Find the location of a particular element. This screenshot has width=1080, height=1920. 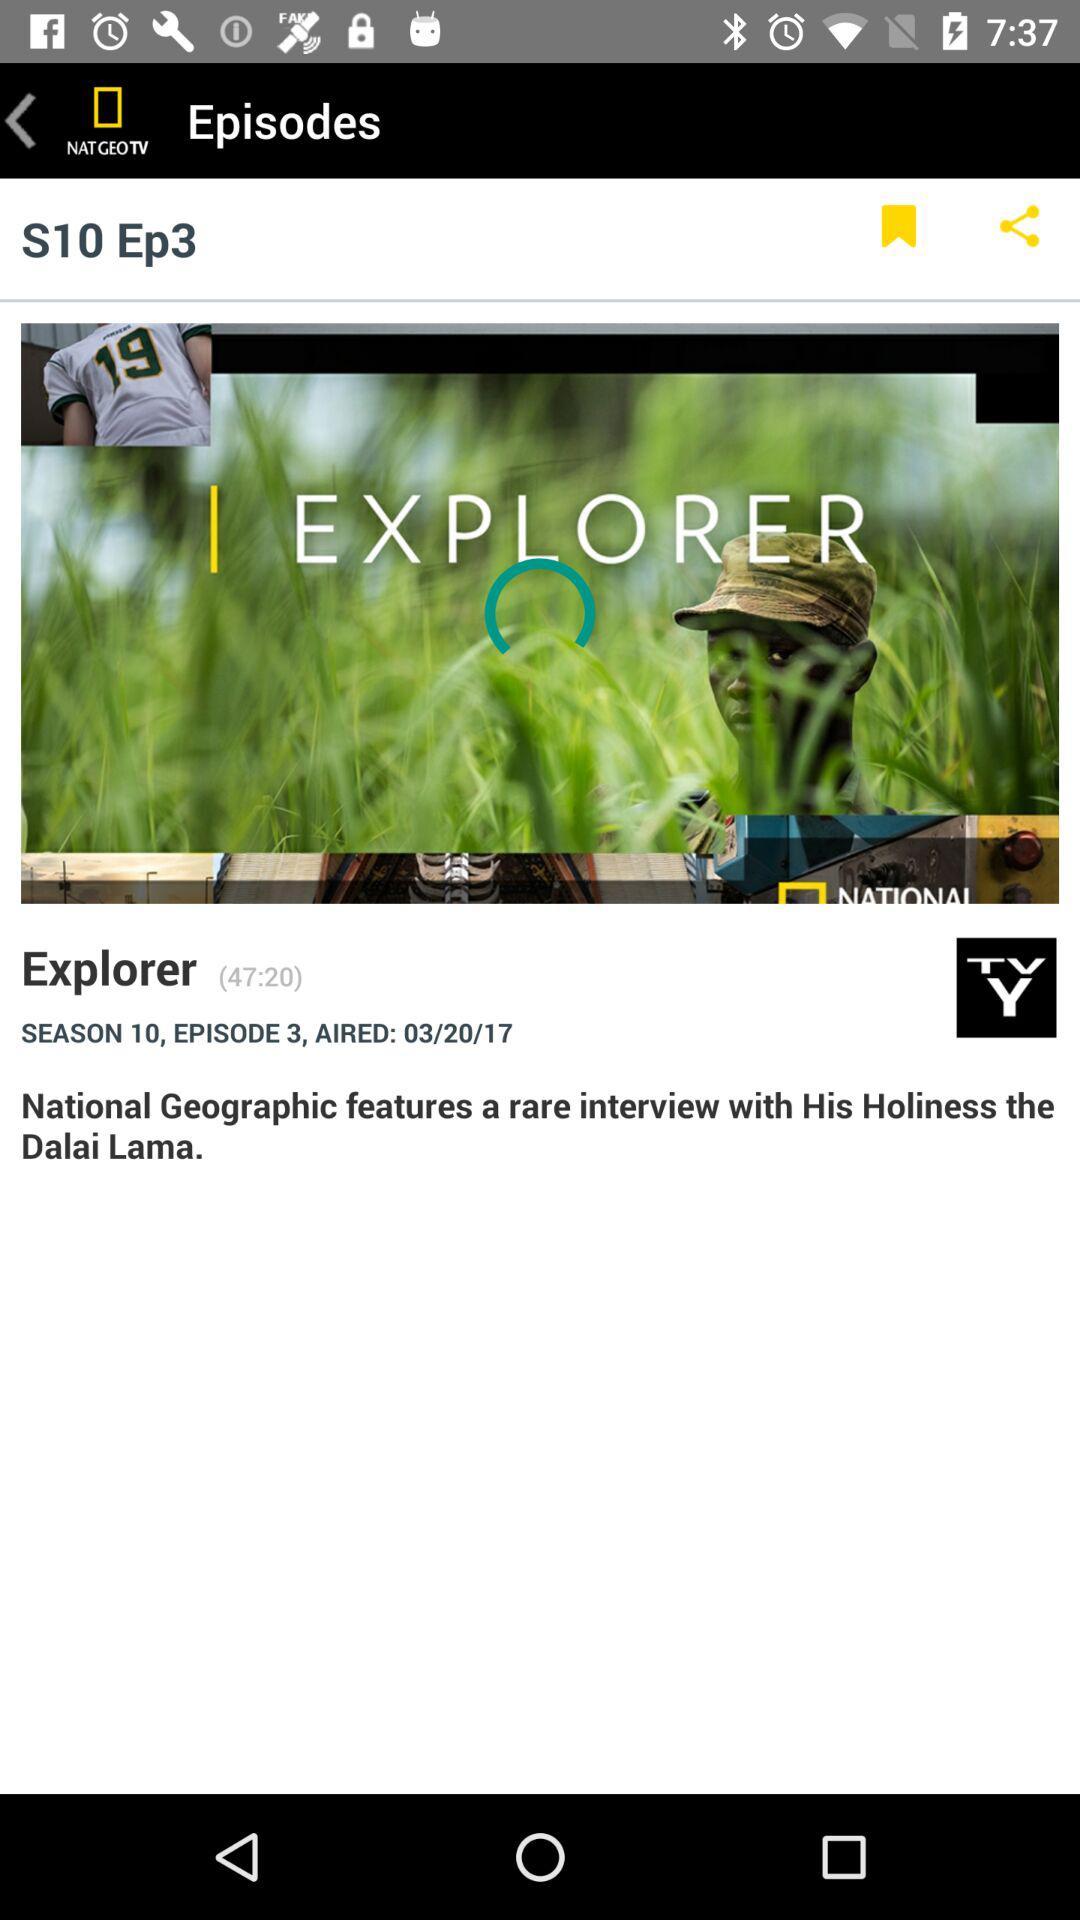

go back is located at coordinates (20, 119).